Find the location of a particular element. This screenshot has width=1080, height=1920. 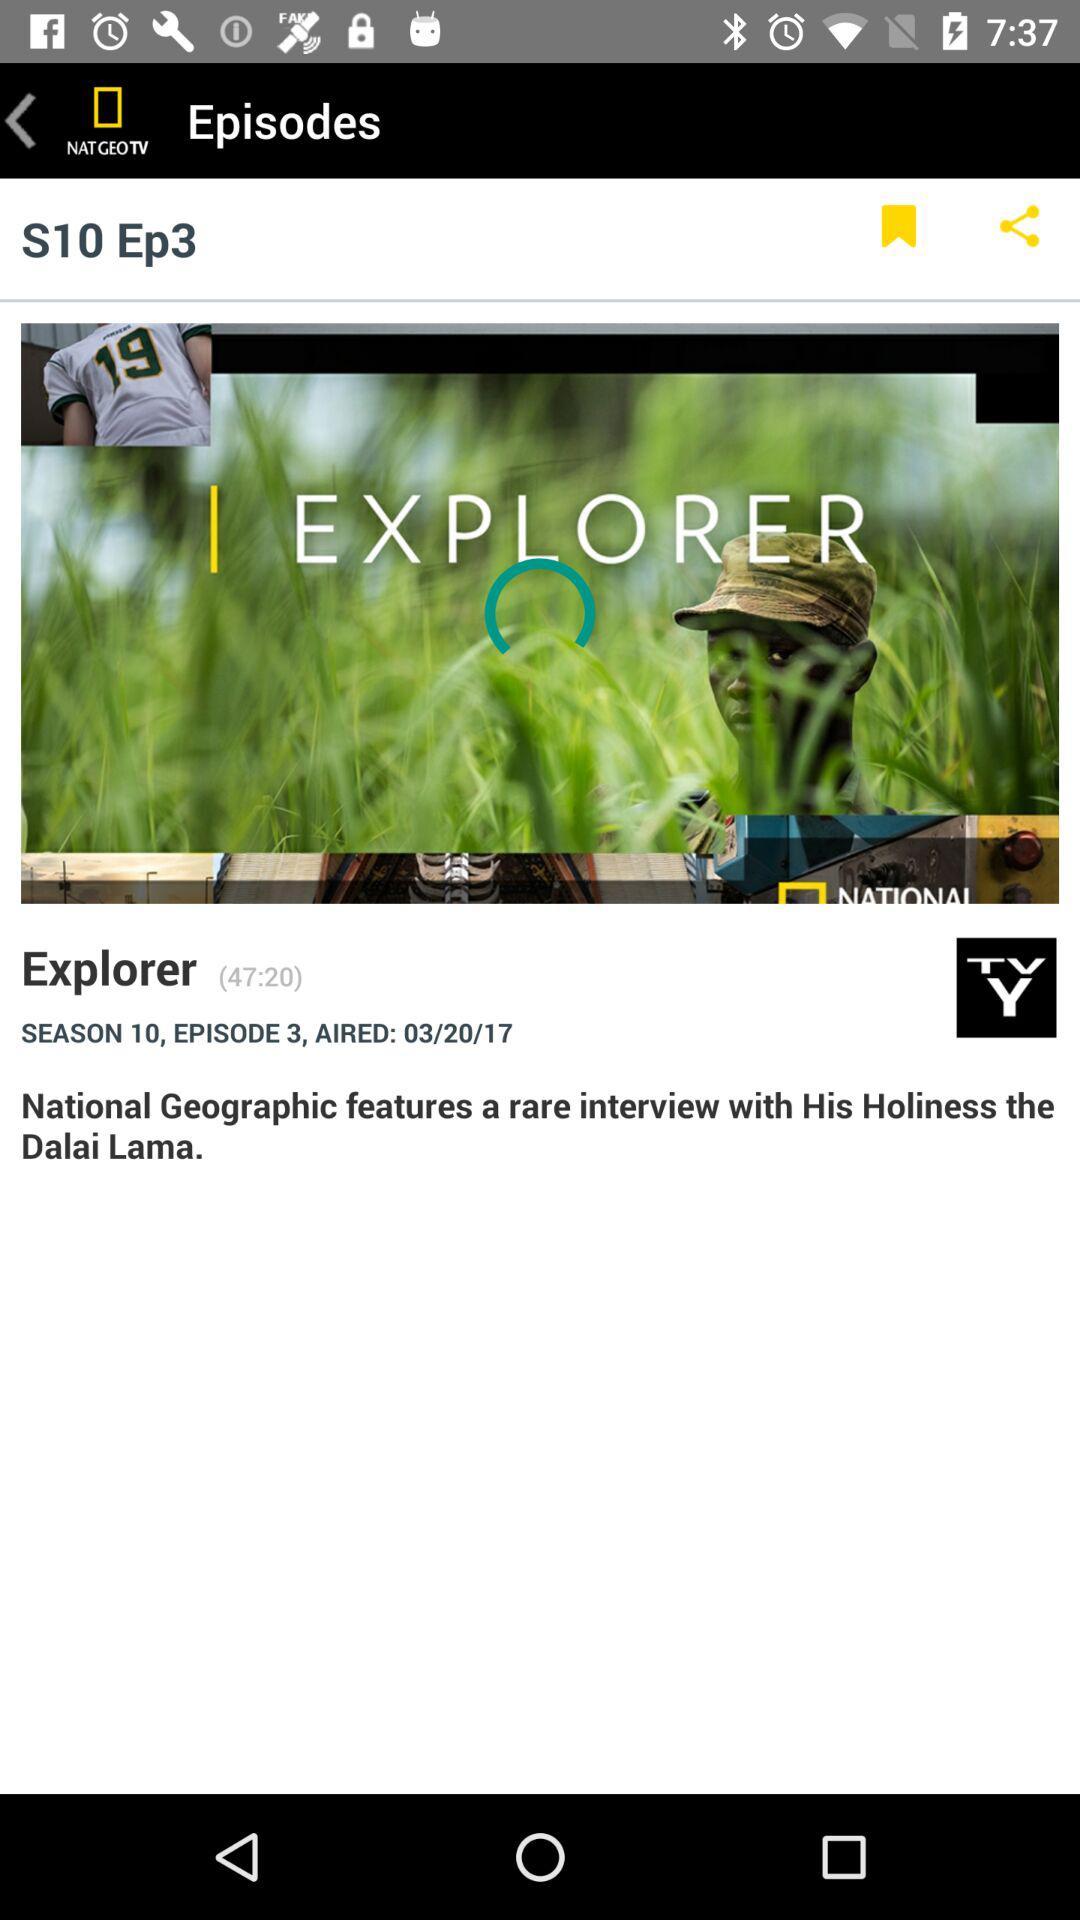

go back is located at coordinates (20, 119).